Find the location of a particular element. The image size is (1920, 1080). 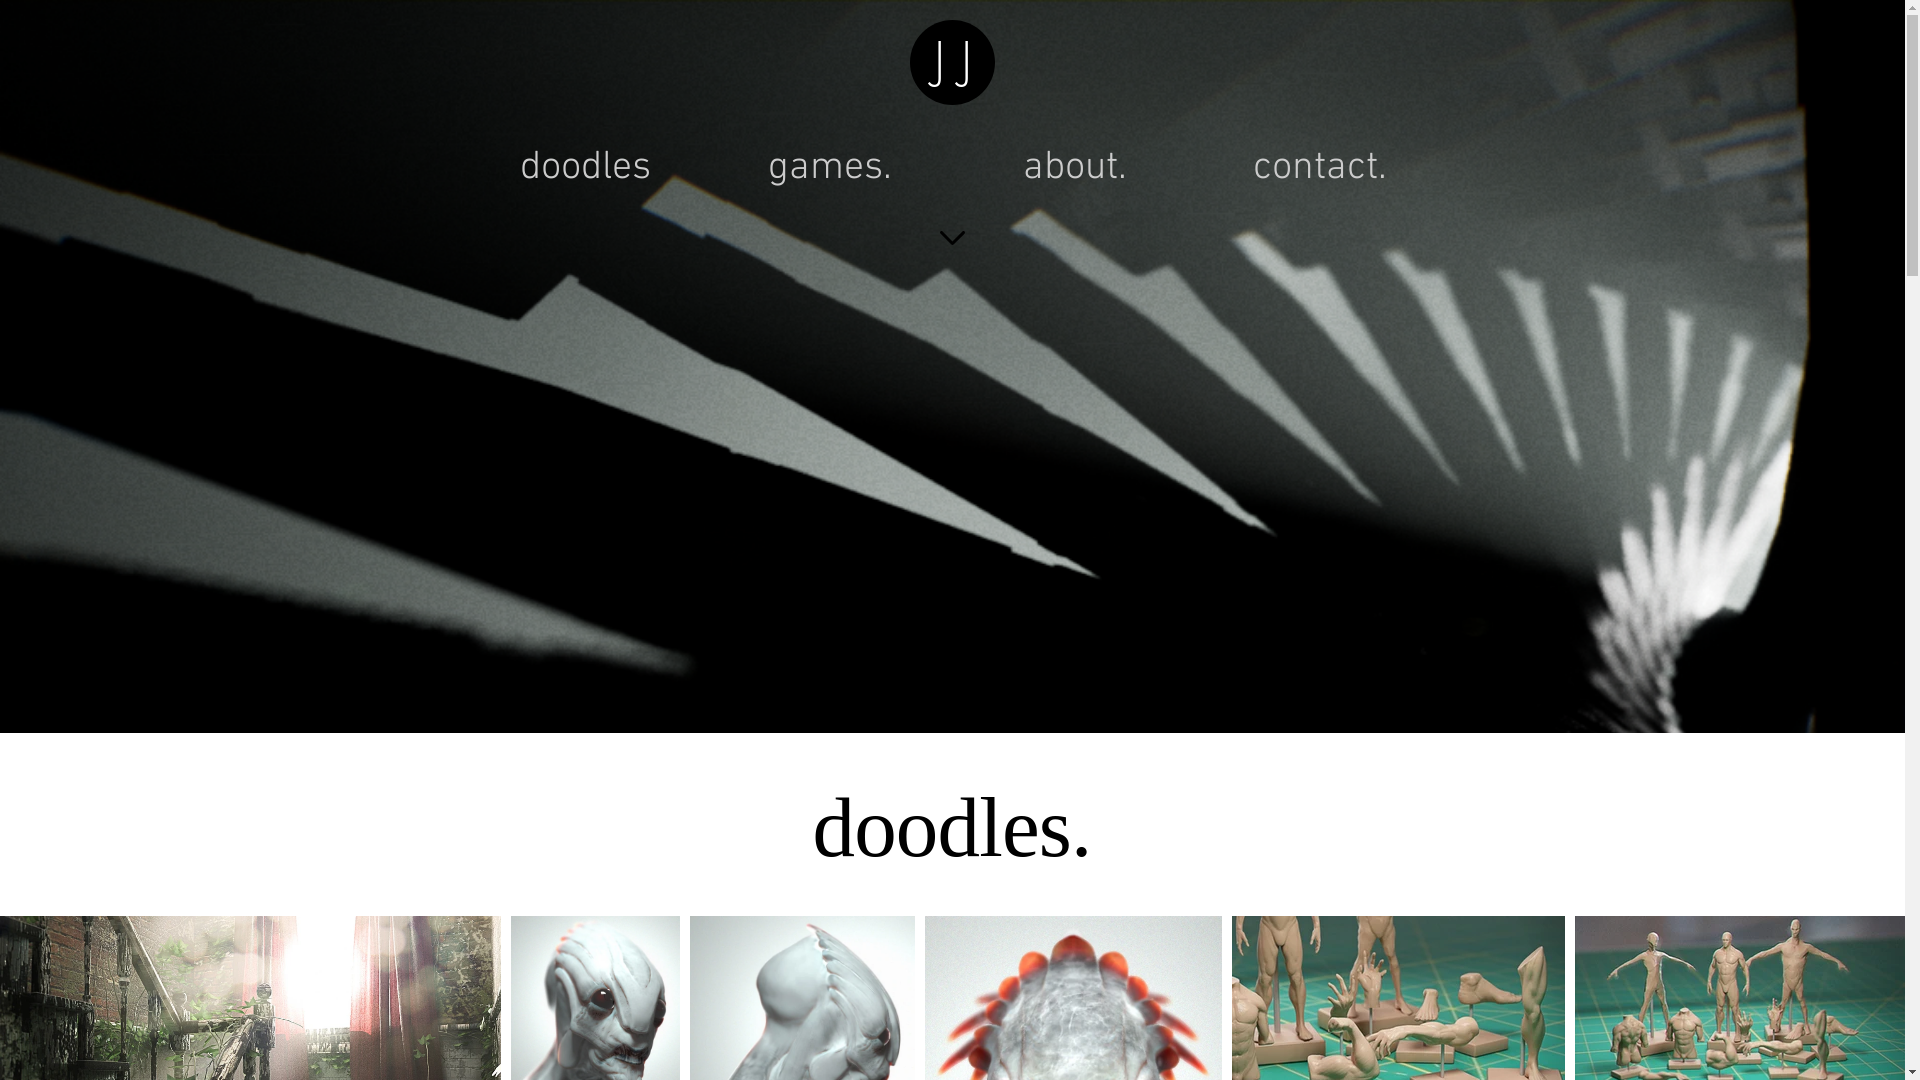

'J J' is located at coordinates (952, 60).